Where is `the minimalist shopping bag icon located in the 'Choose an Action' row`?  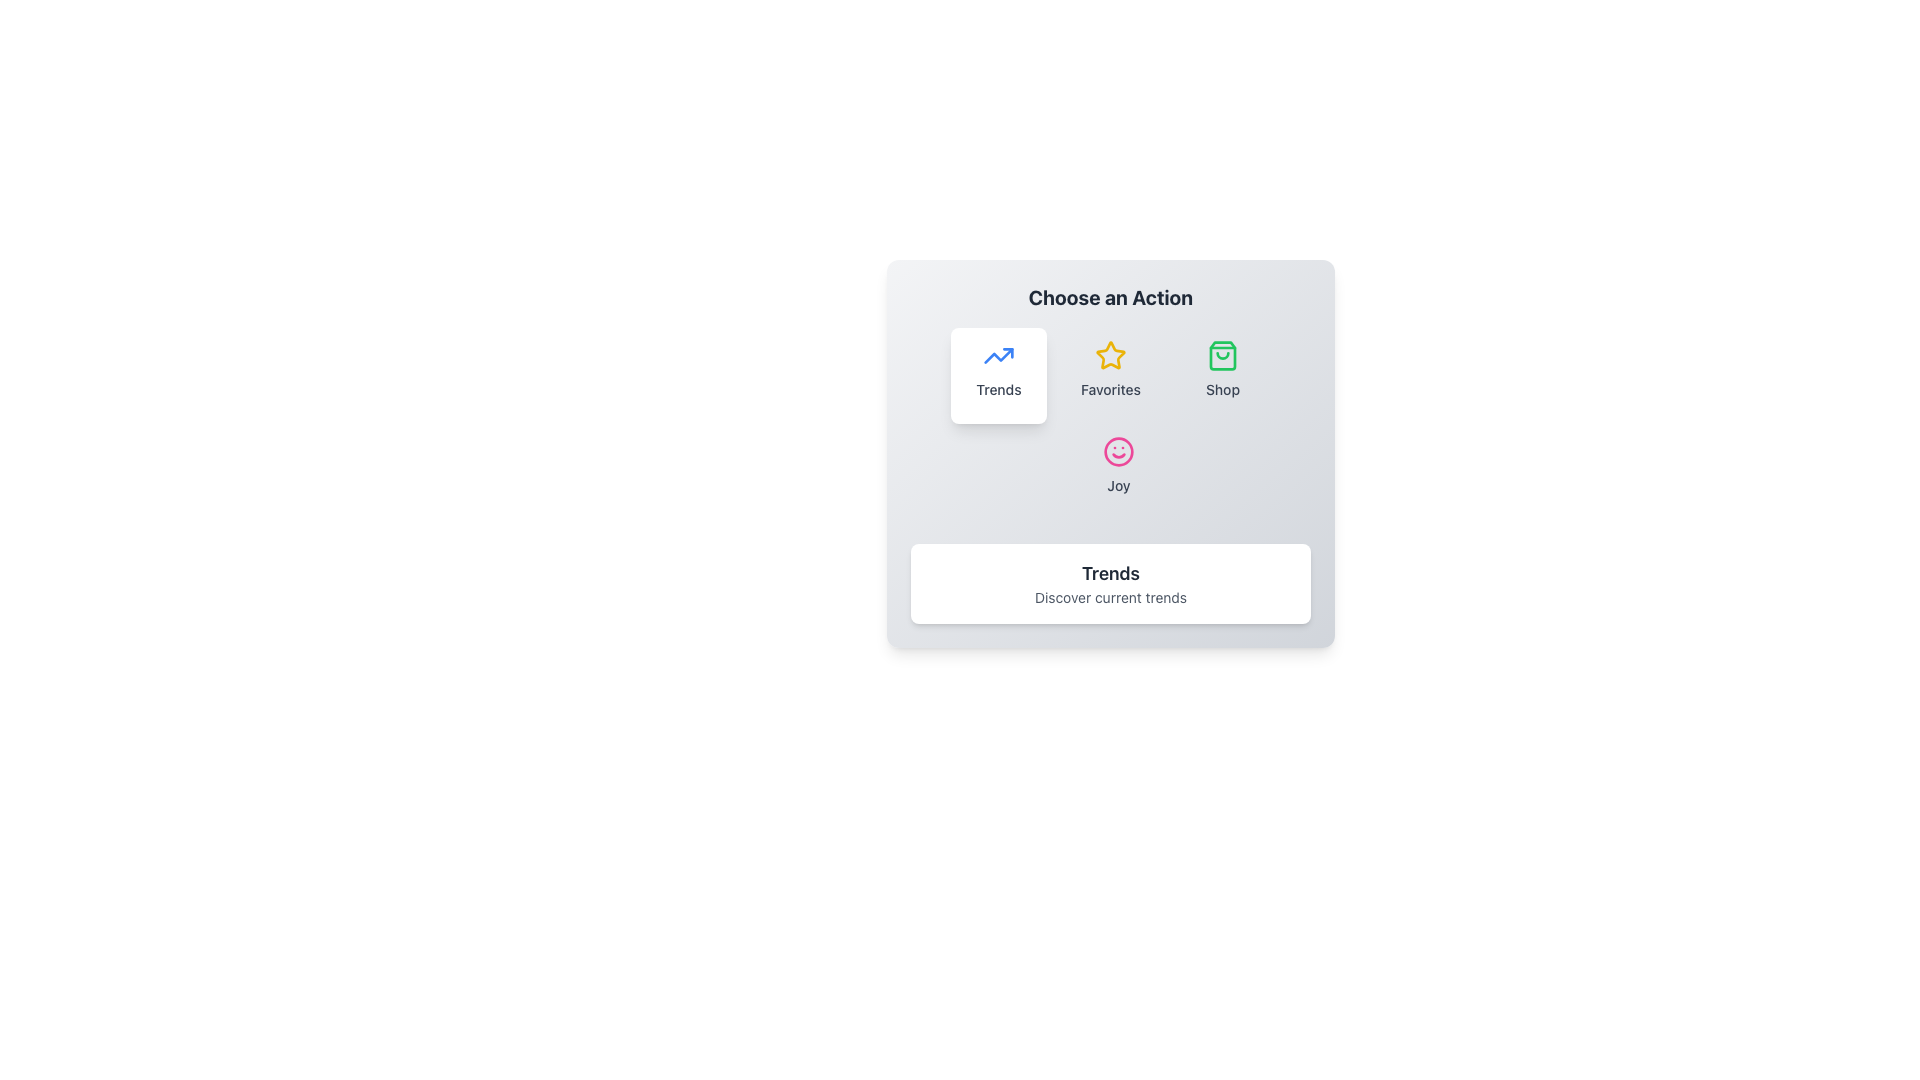 the minimalist shopping bag icon located in the 'Choose an Action' row is located at coordinates (1222, 354).